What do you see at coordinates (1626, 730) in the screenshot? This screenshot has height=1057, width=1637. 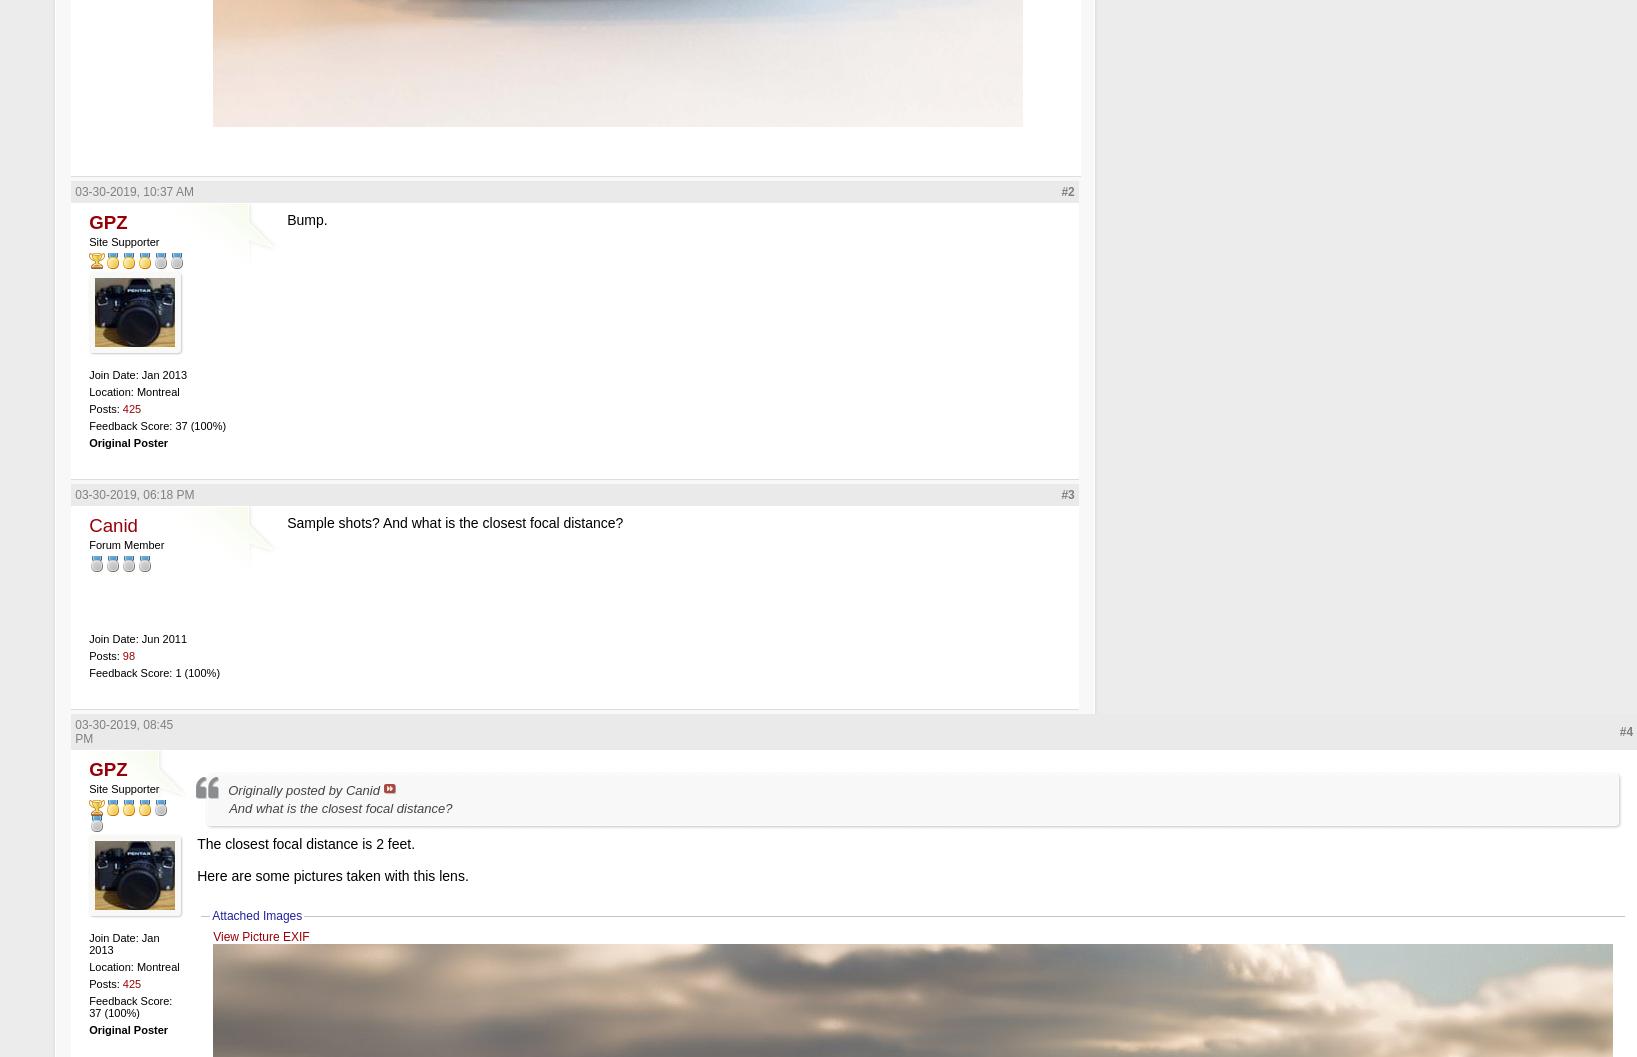 I see `'#4'` at bounding box center [1626, 730].